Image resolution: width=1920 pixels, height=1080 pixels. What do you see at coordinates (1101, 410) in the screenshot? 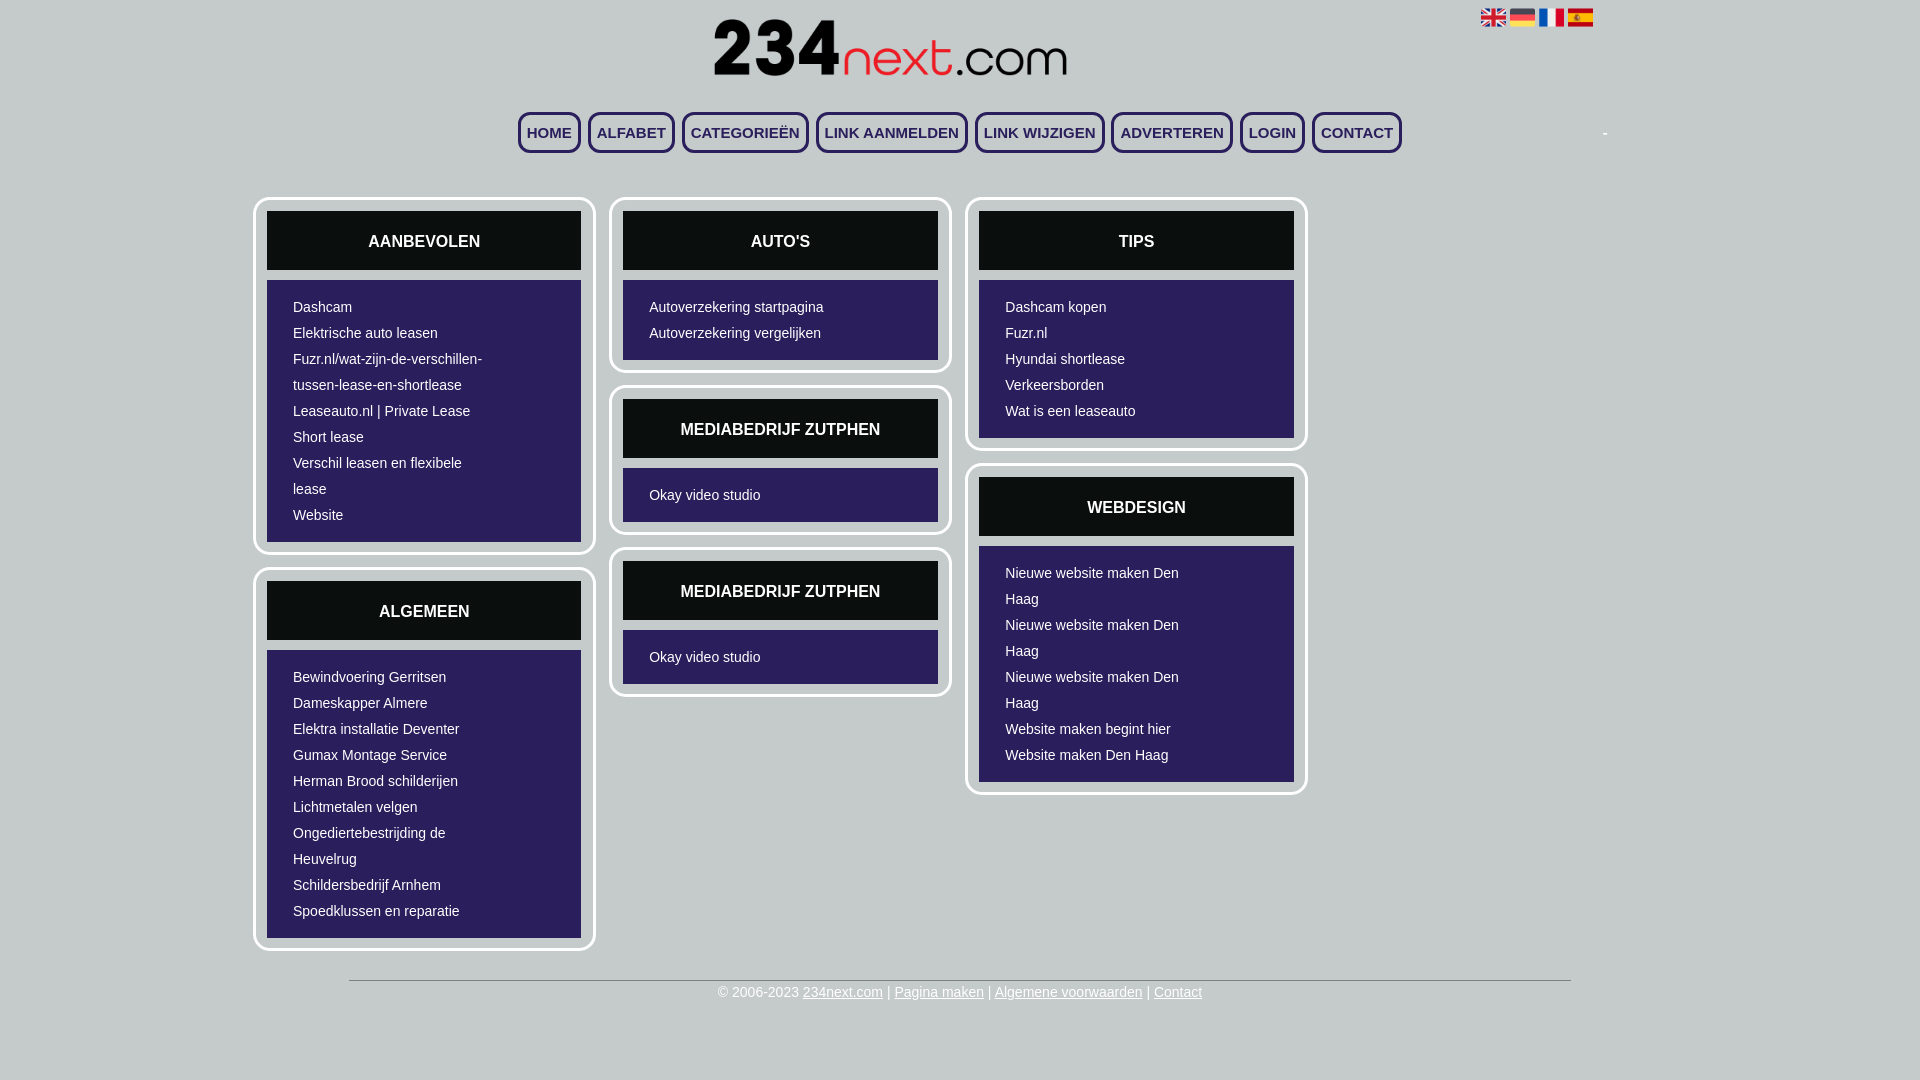
I see `'Wat is een leaseauto'` at bounding box center [1101, 410].